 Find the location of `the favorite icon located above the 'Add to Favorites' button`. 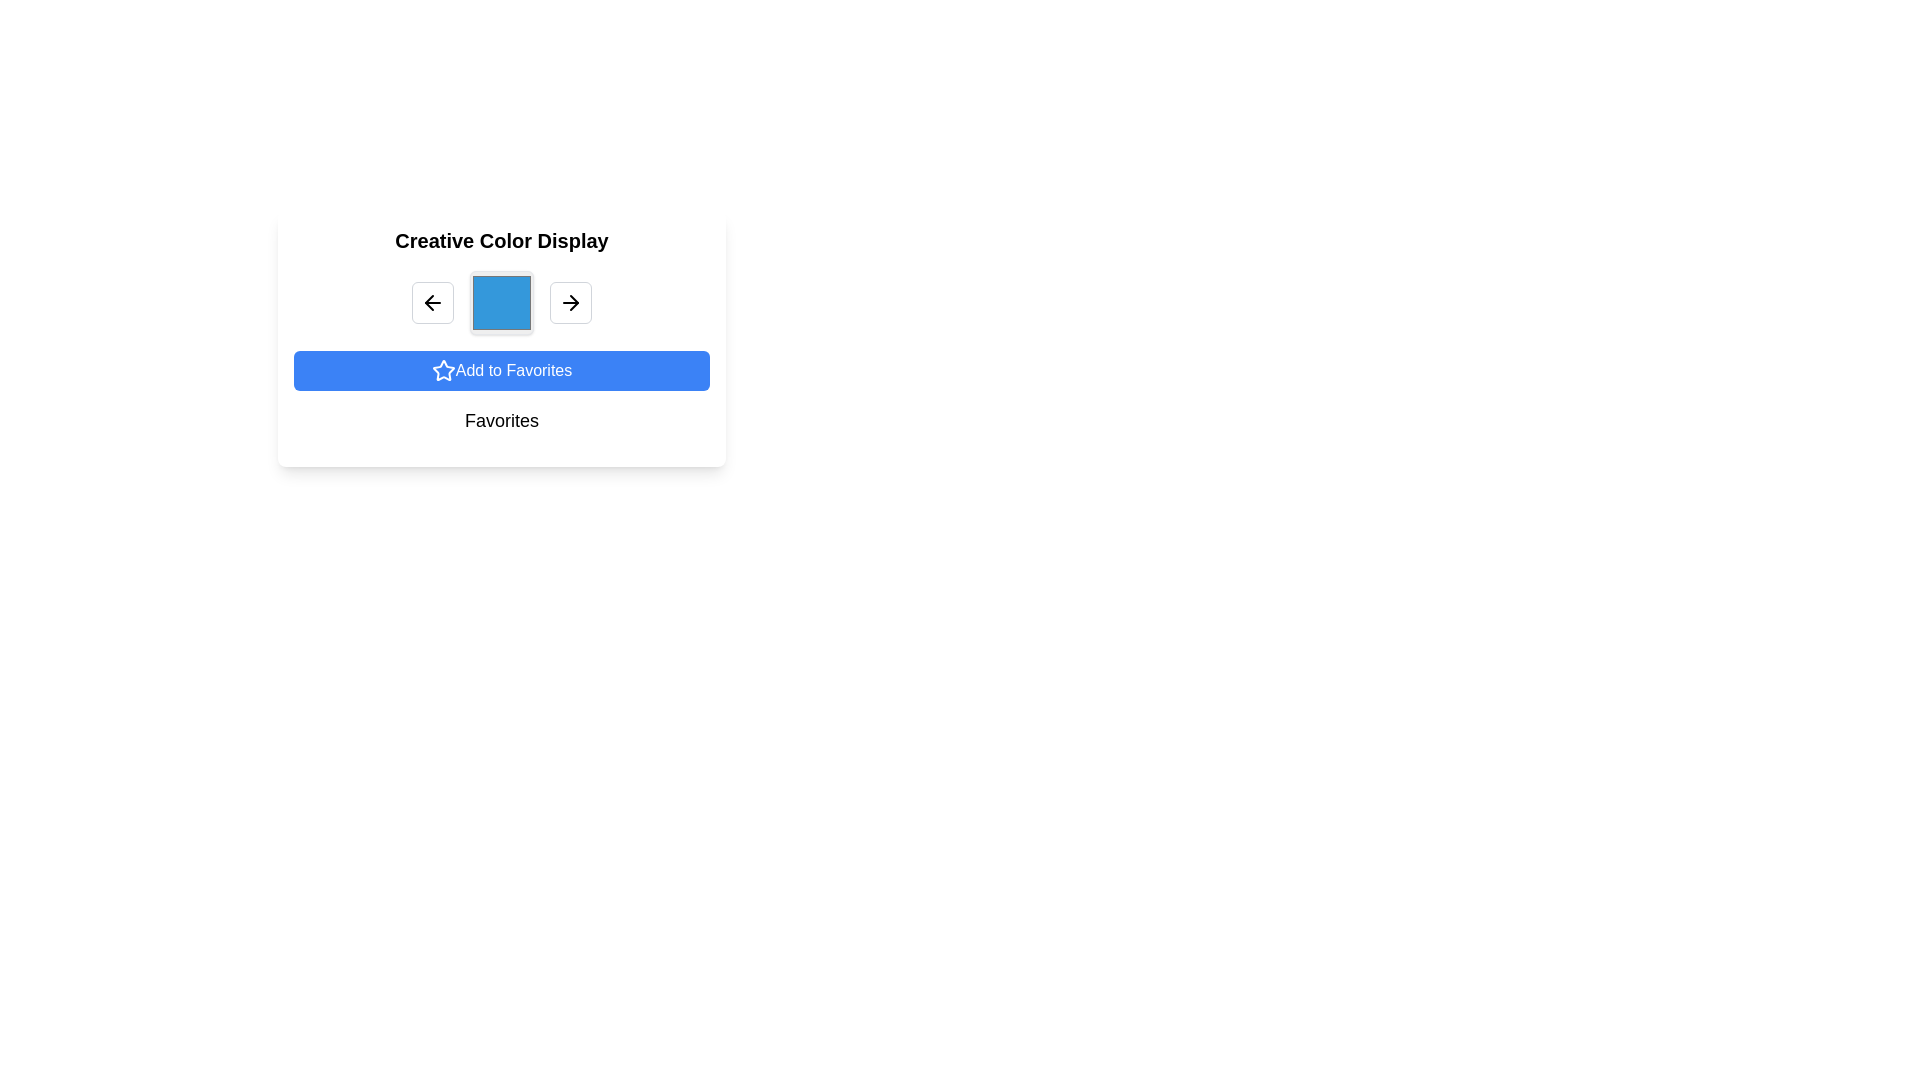

the favorite icon located above the 'Add to Favorites' button is located at coordinates (442, 370).